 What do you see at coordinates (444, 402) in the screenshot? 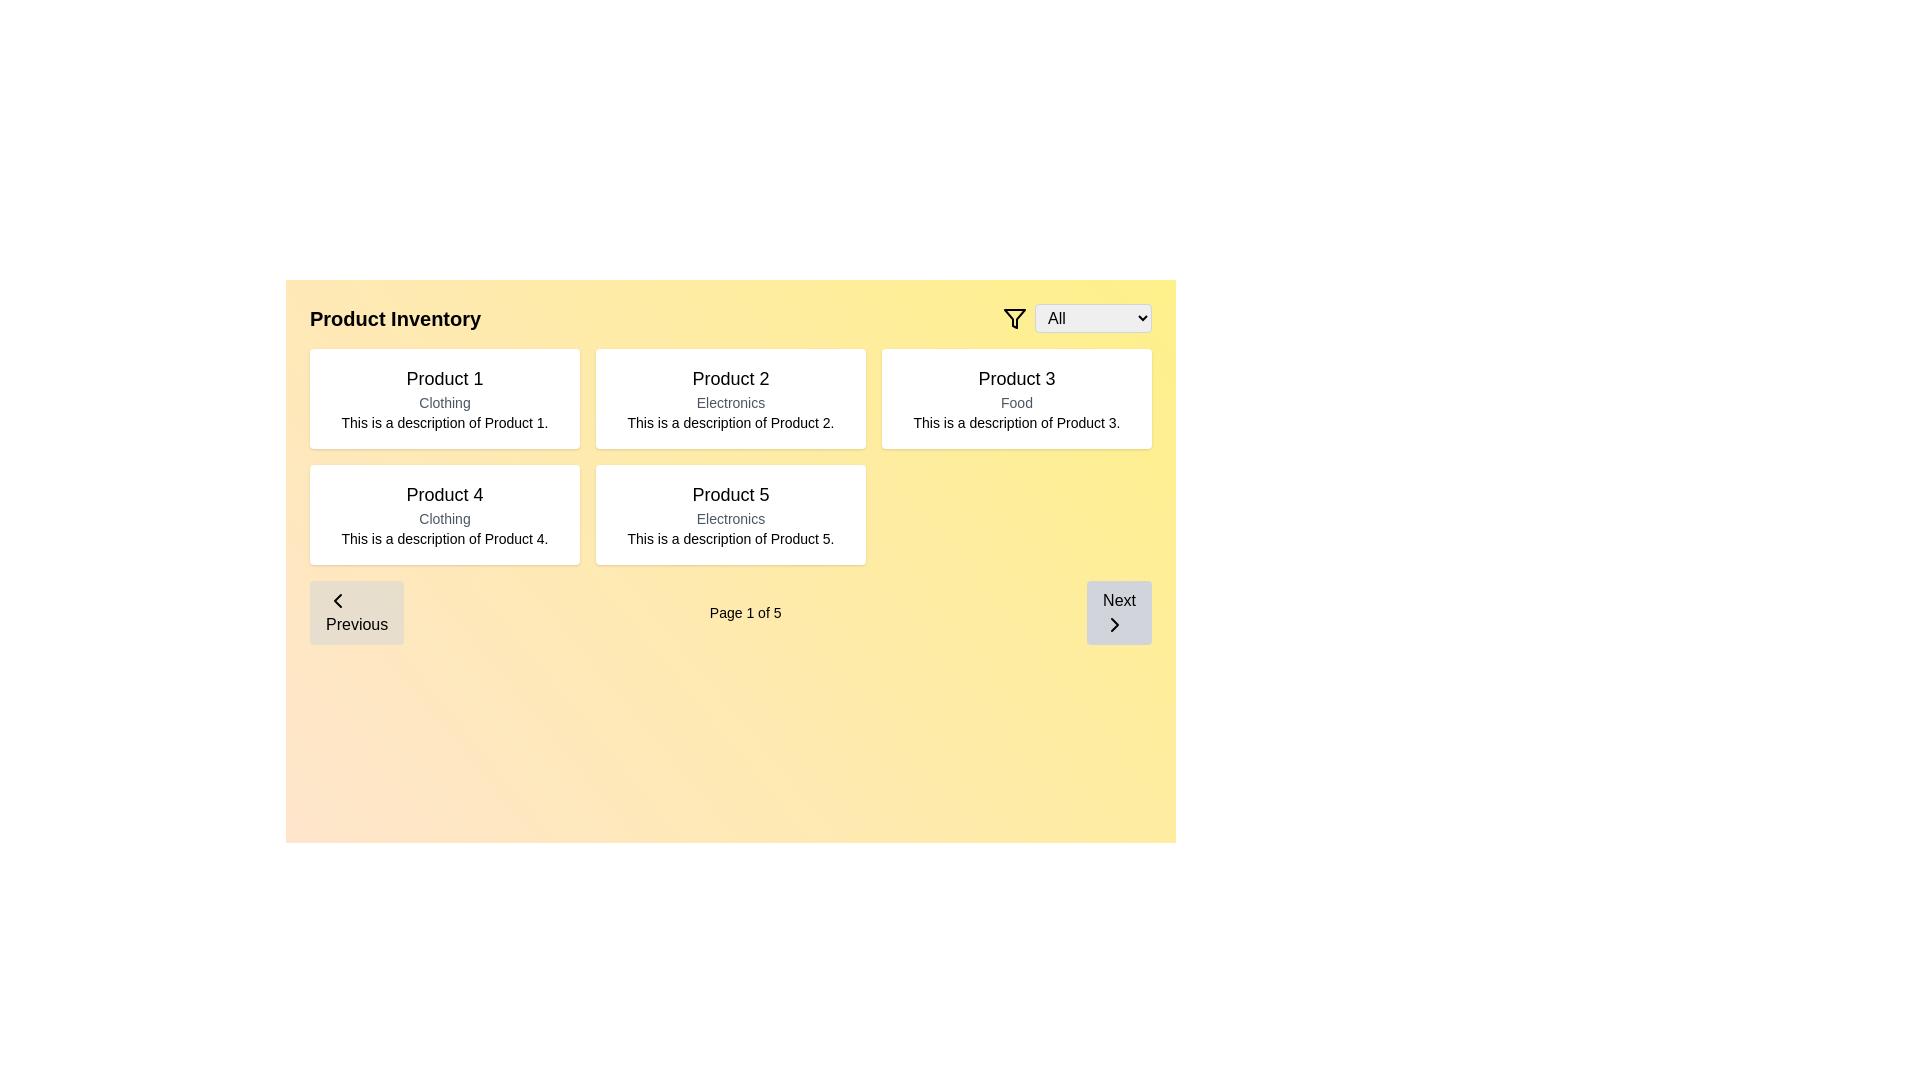
I see `the 'Clothing' text label, which is a smaller-sized gray font indicating a category for the item associated with 'Product 1'` at bounding box center [444, 402].